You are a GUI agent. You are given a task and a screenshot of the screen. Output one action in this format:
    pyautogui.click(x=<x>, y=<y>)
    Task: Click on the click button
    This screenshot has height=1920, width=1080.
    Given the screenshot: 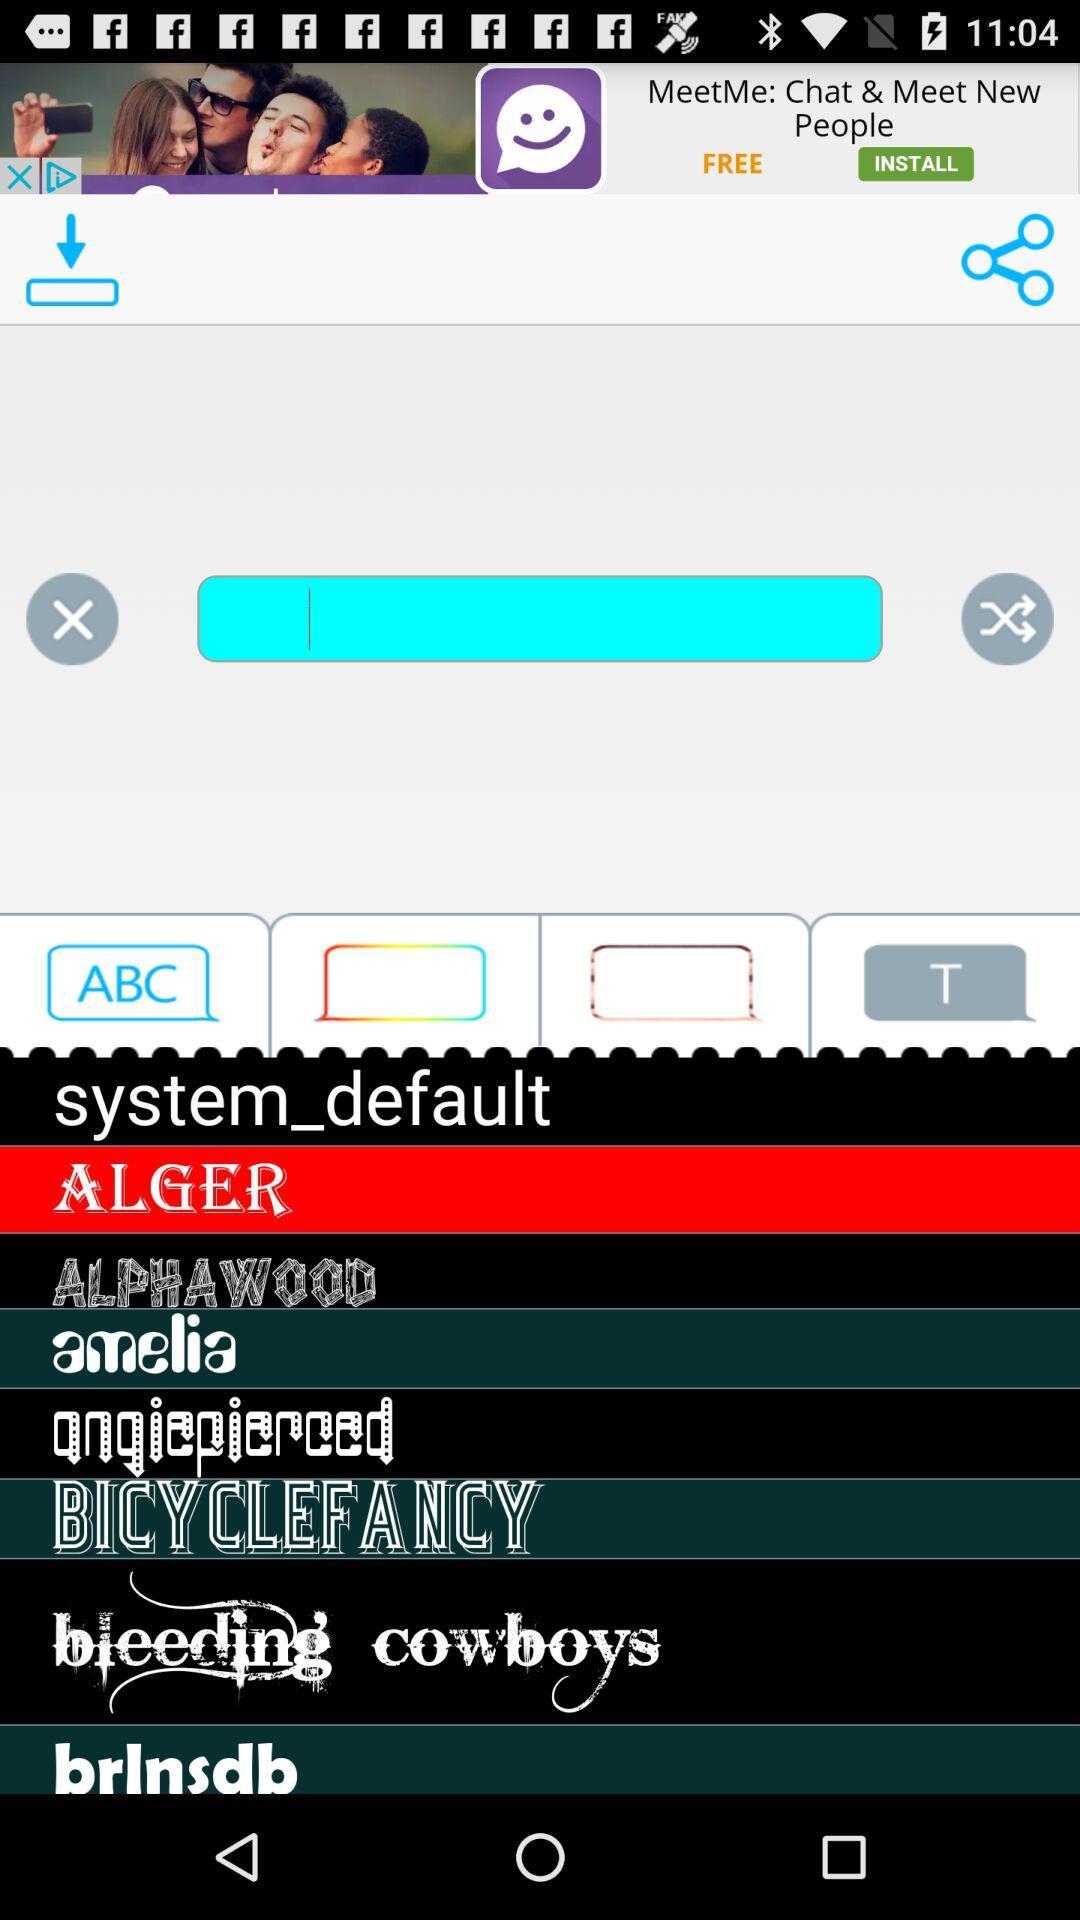 What is the action you would take?
    pyautogui.click(x=675, y=985)
    